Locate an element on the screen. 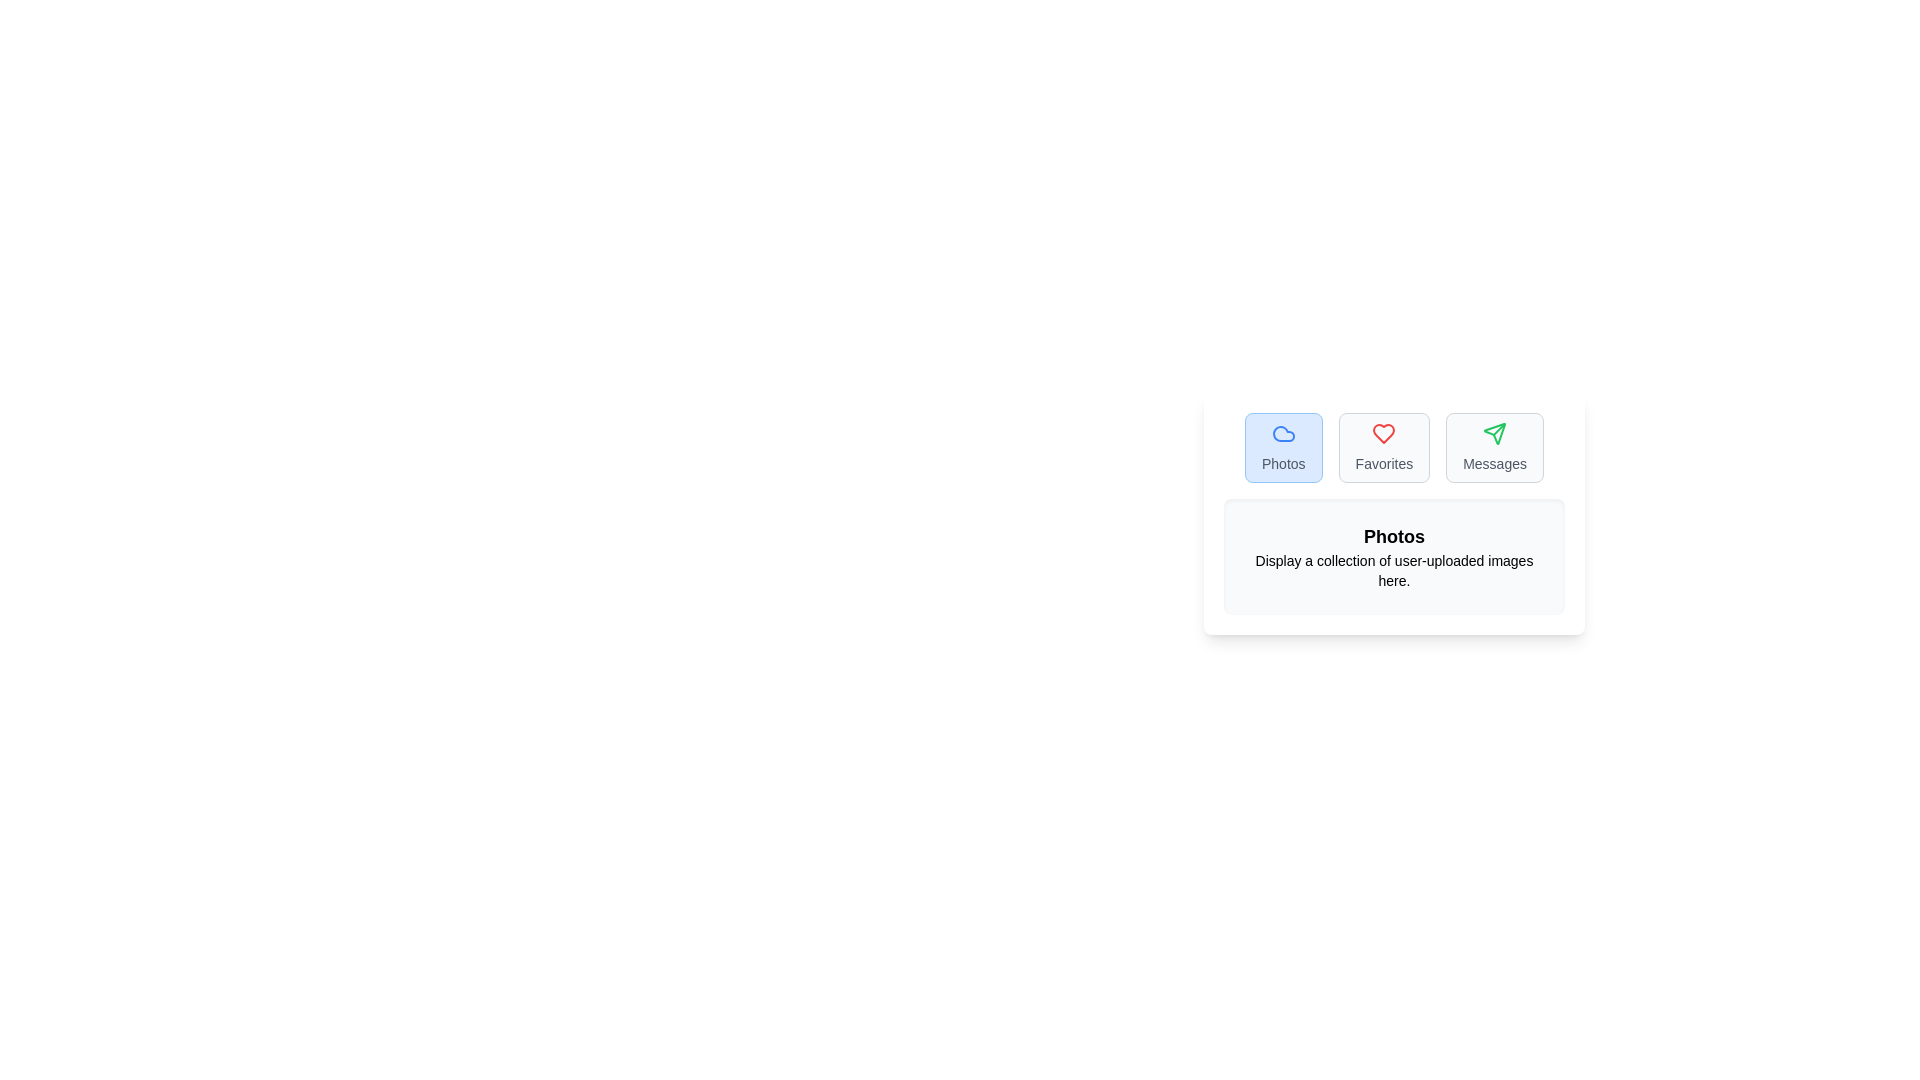 Image resolution: width=1920 pixels, height=1080 pixels. text in the 'Photos' section information card located below the 'Photos', 'Favorites', and 'Messages' buttons is located at coordinates (1393, 556).